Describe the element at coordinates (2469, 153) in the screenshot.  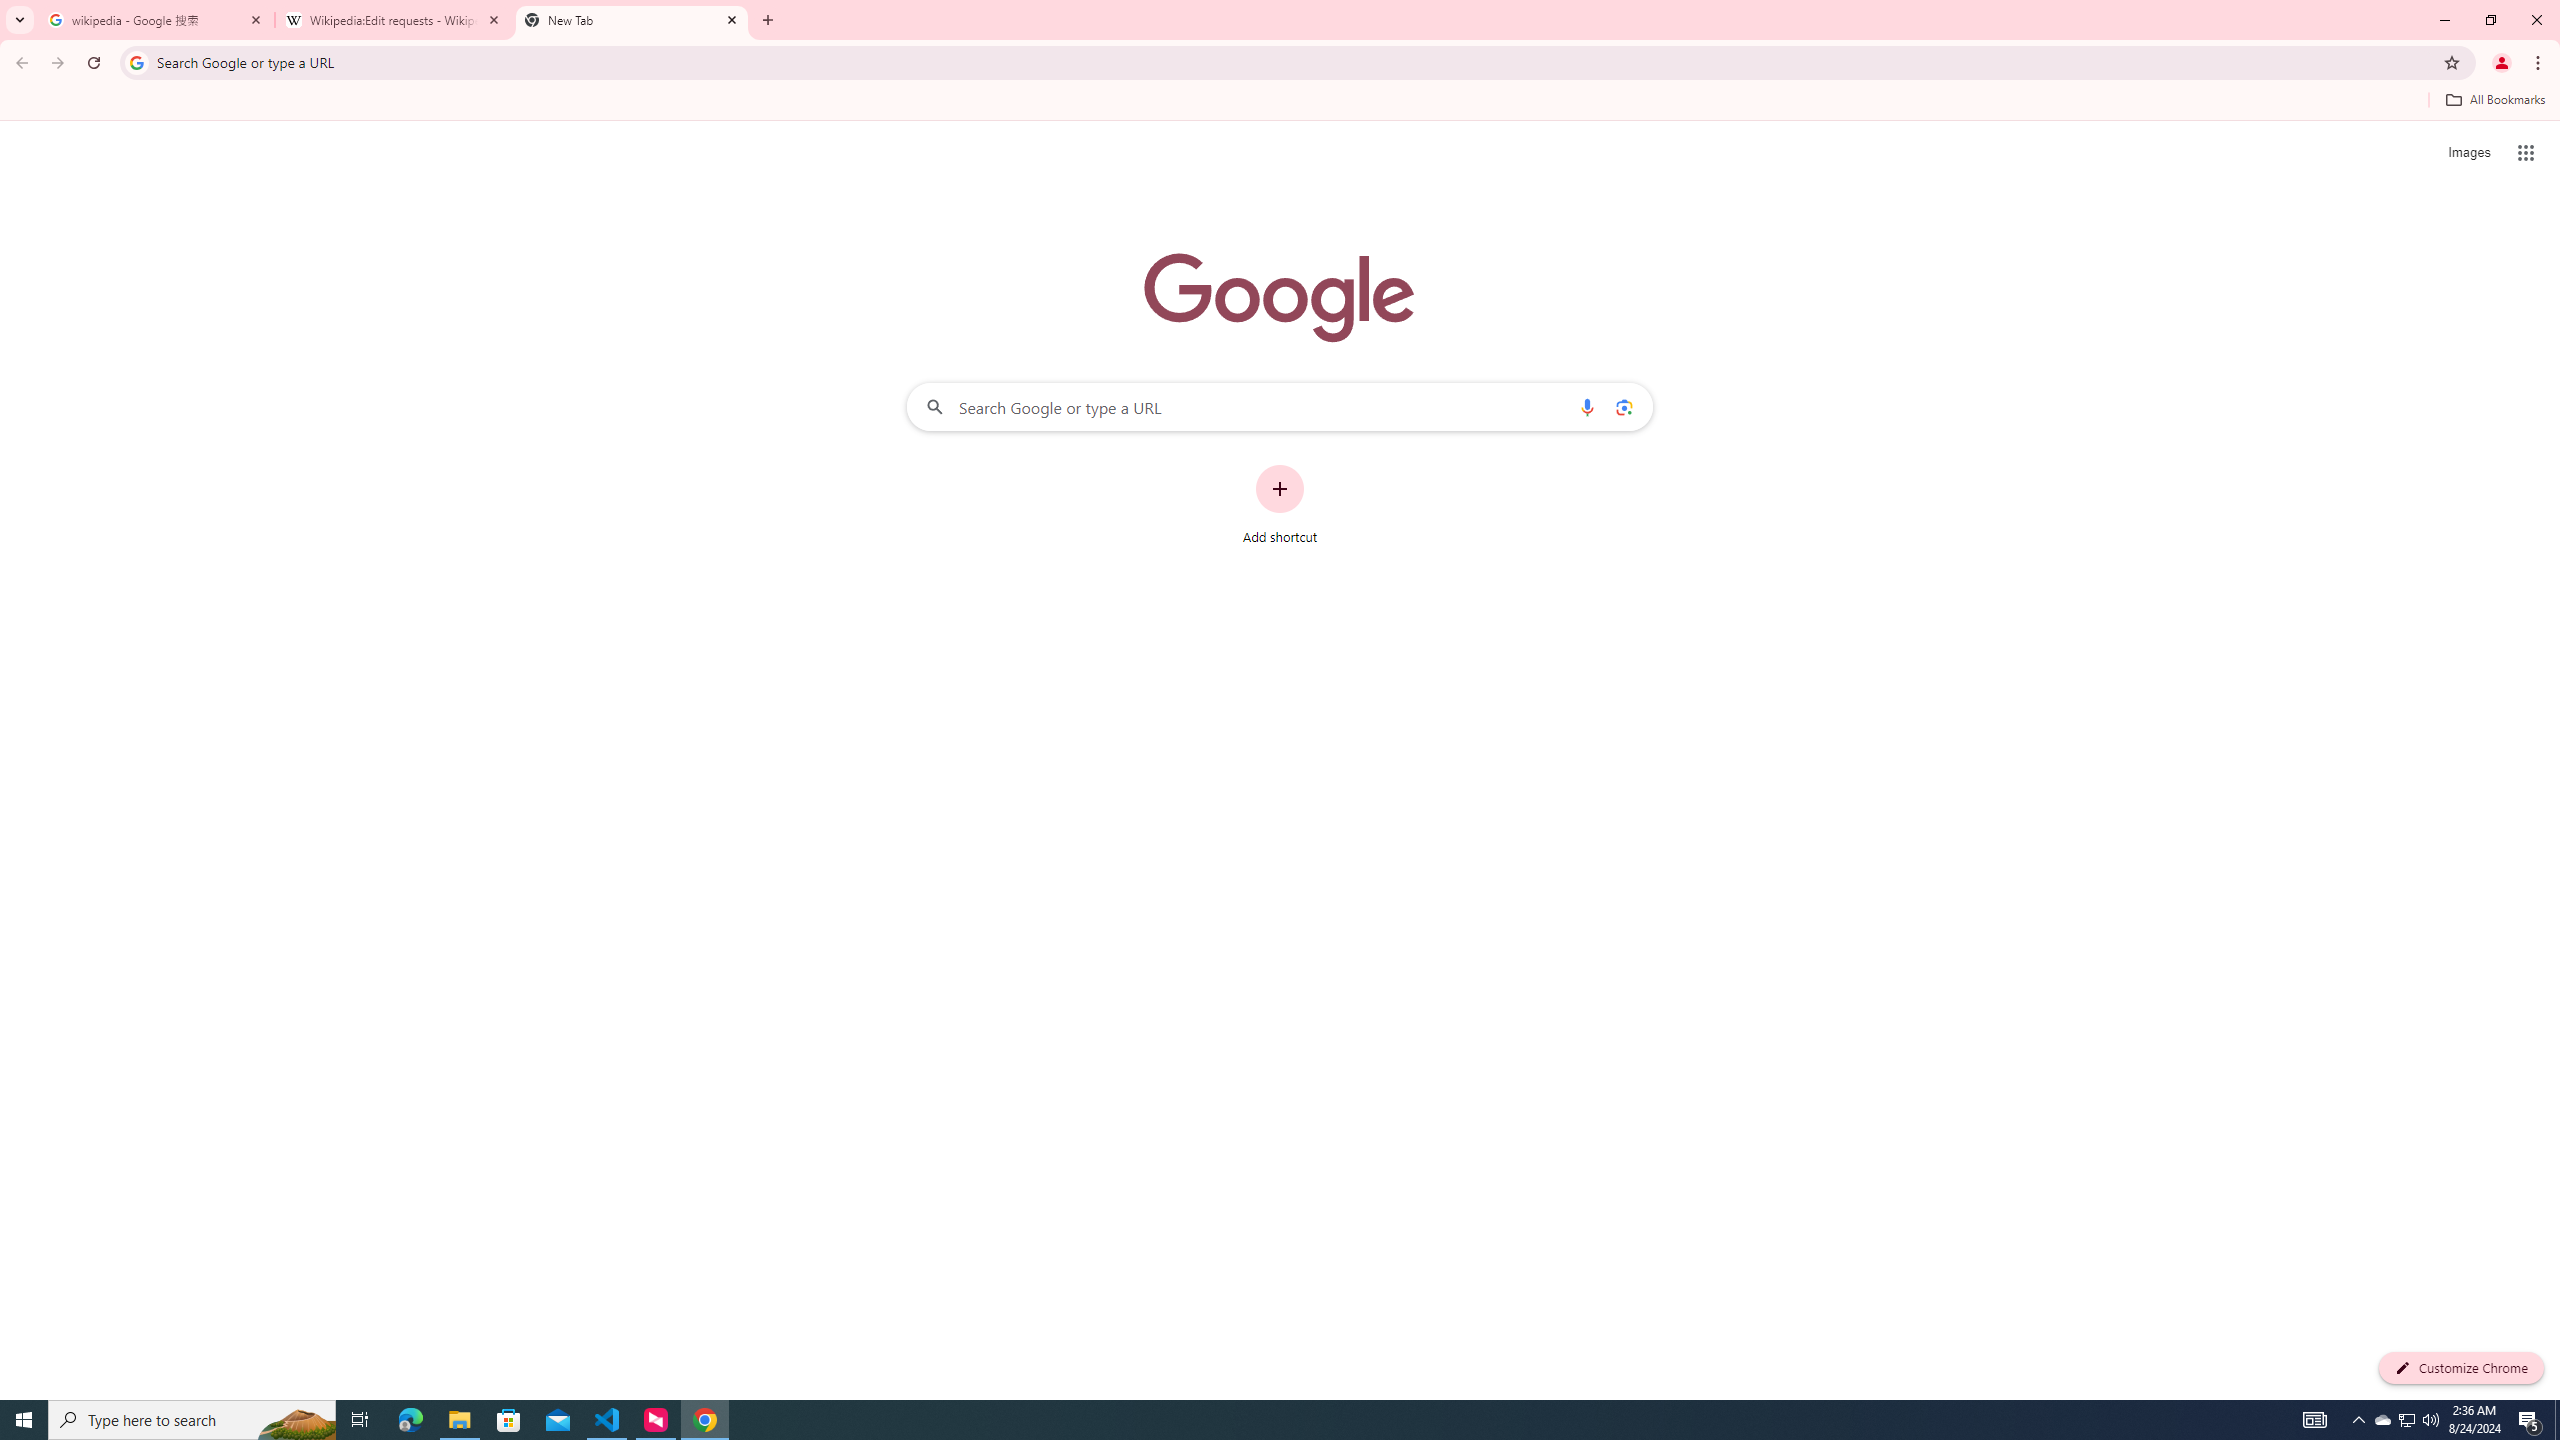
I see `'Search for Images '` at that location.